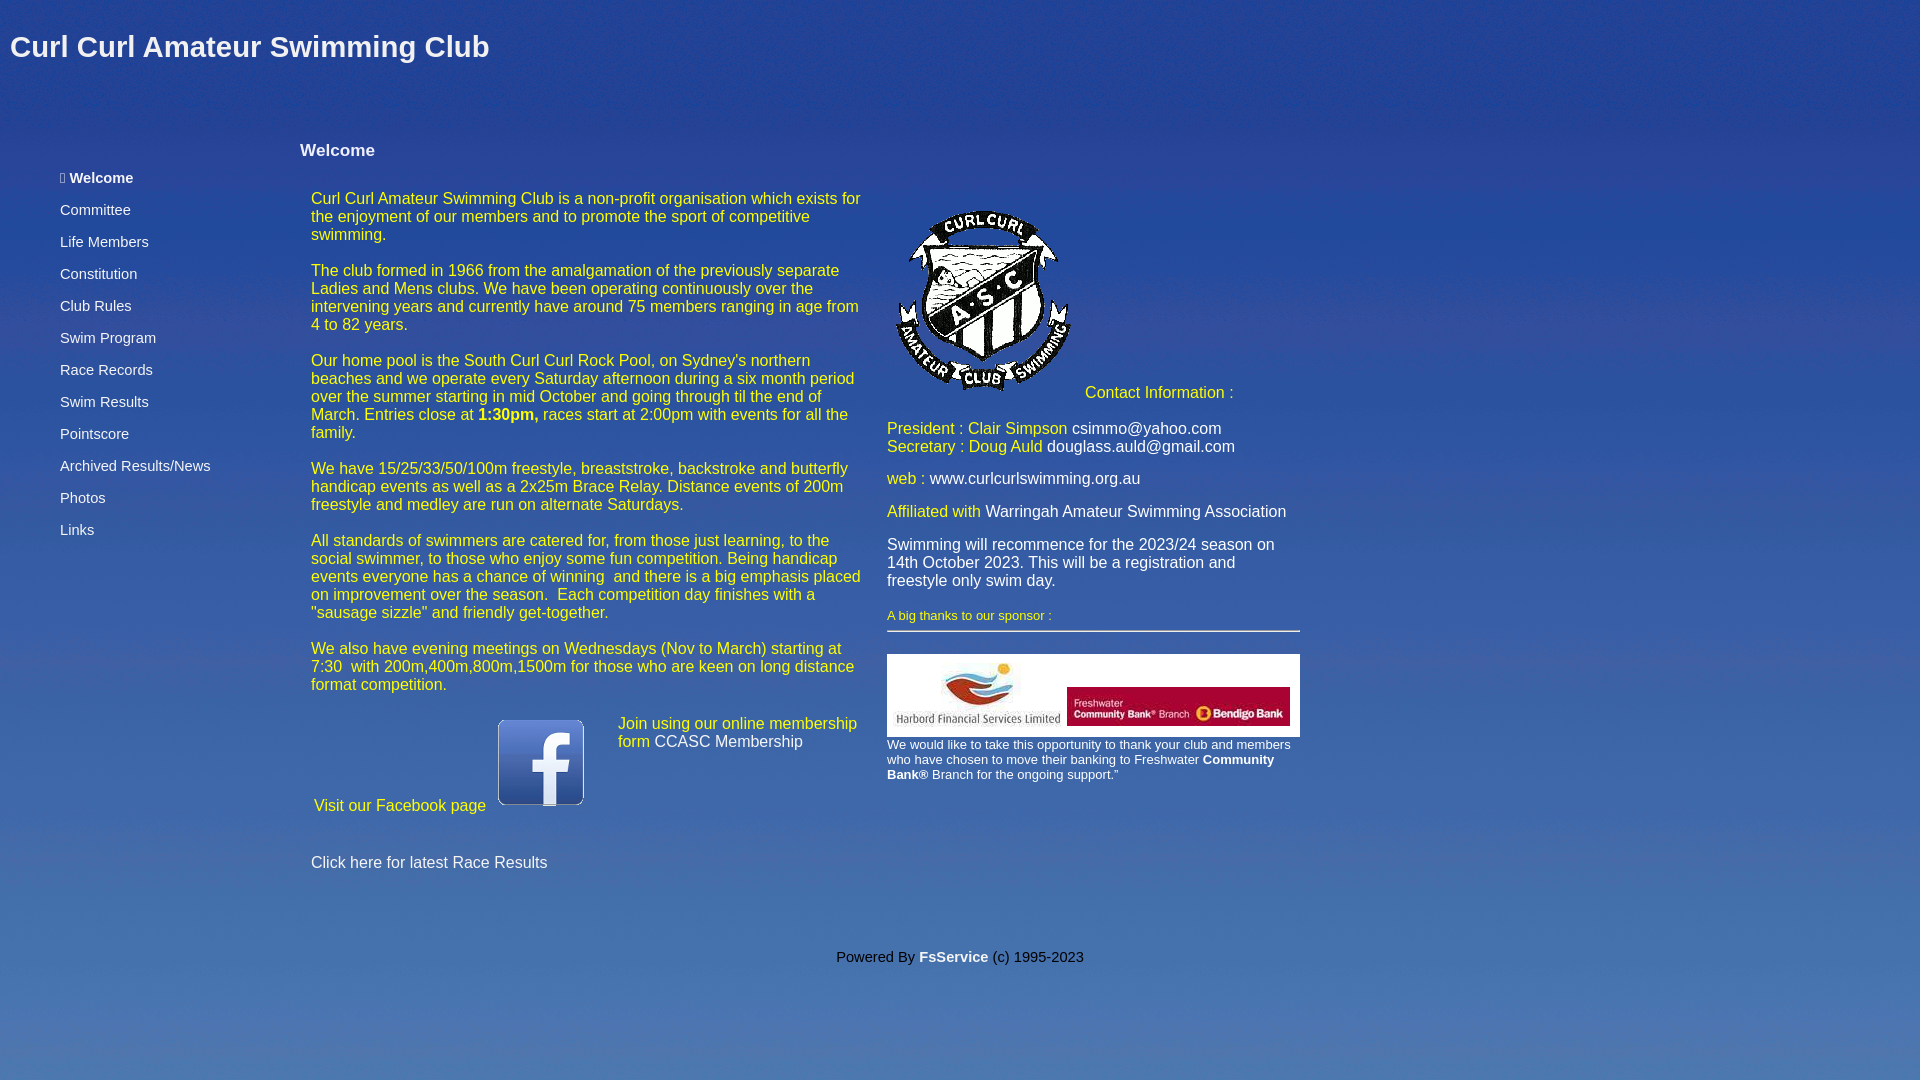  What do you see at coordinates (81, 496) in the screenshot?
I see `'Photos'` at bounding box center [81, 496].